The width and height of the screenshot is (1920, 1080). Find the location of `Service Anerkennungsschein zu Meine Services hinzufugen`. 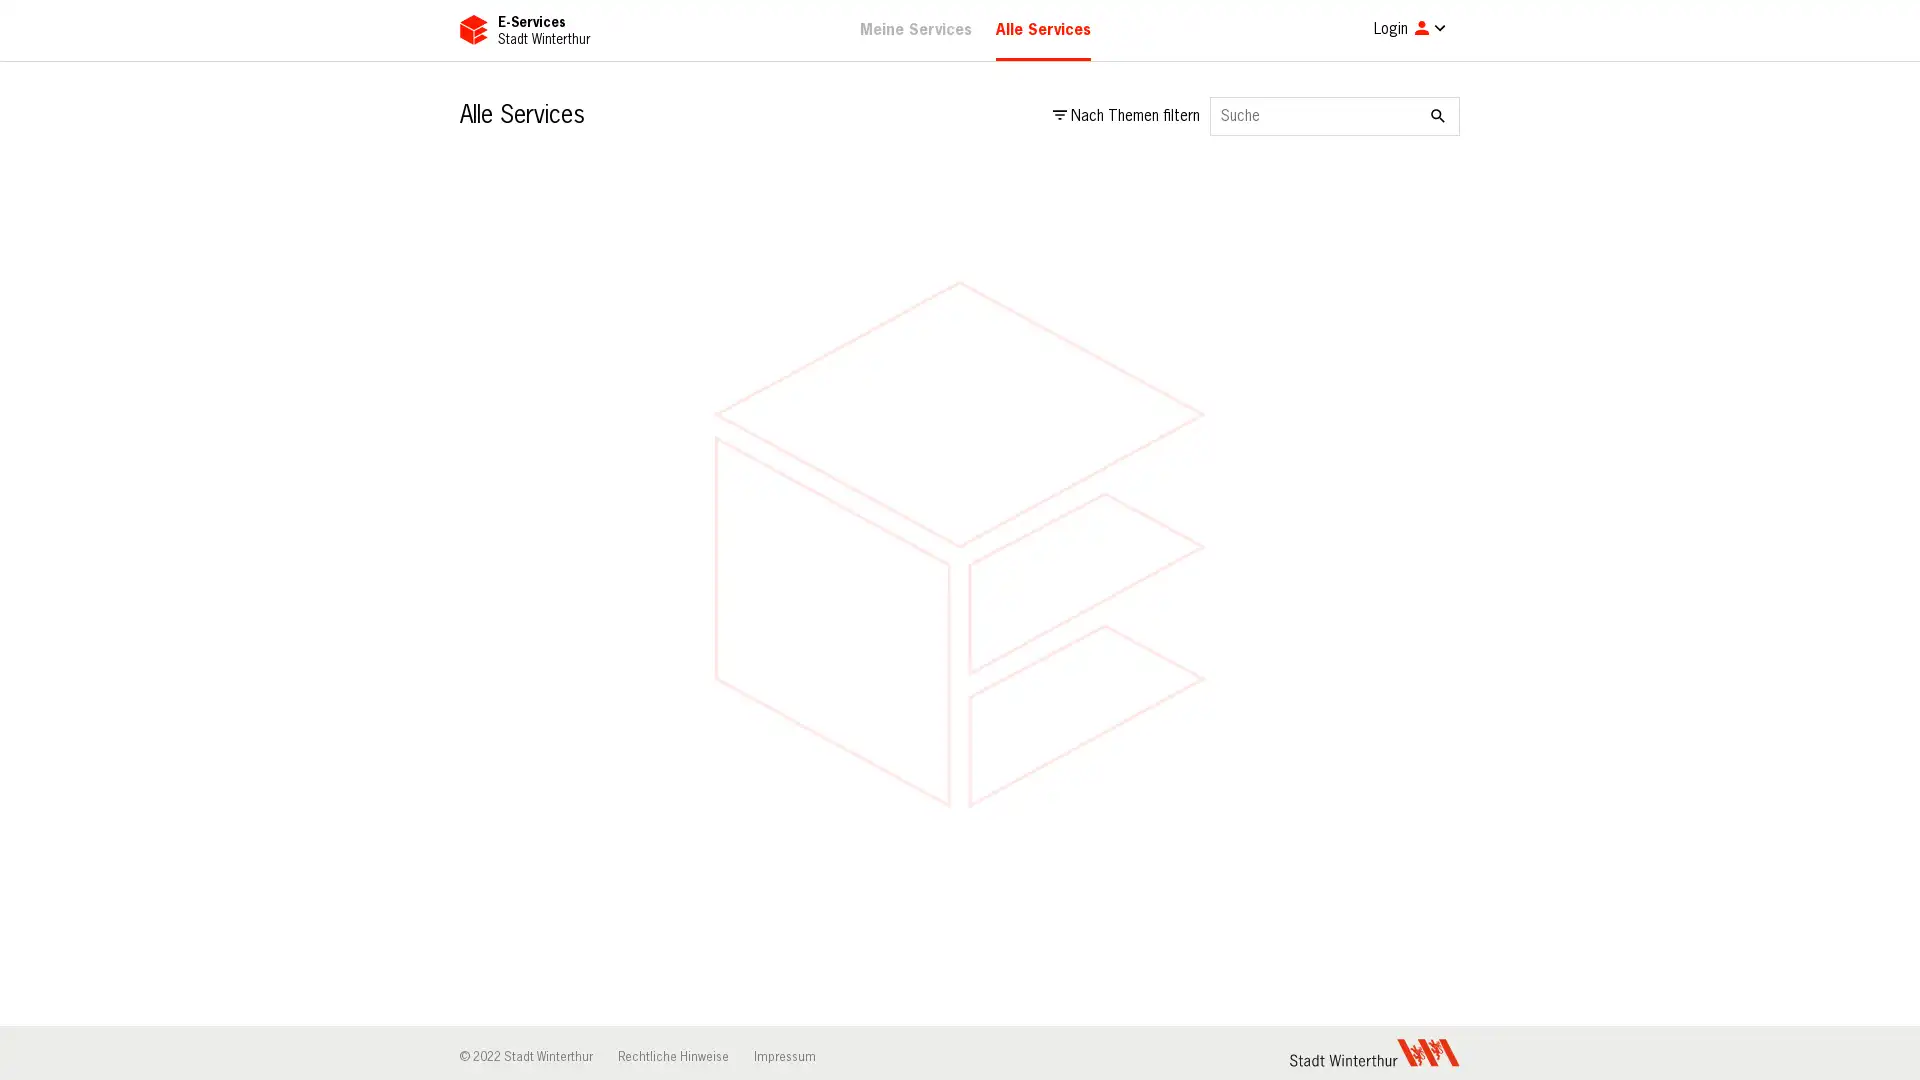

Service Anerkennungsschein zu Meine Services hinzufugen is located at coordinates (1089, 414).